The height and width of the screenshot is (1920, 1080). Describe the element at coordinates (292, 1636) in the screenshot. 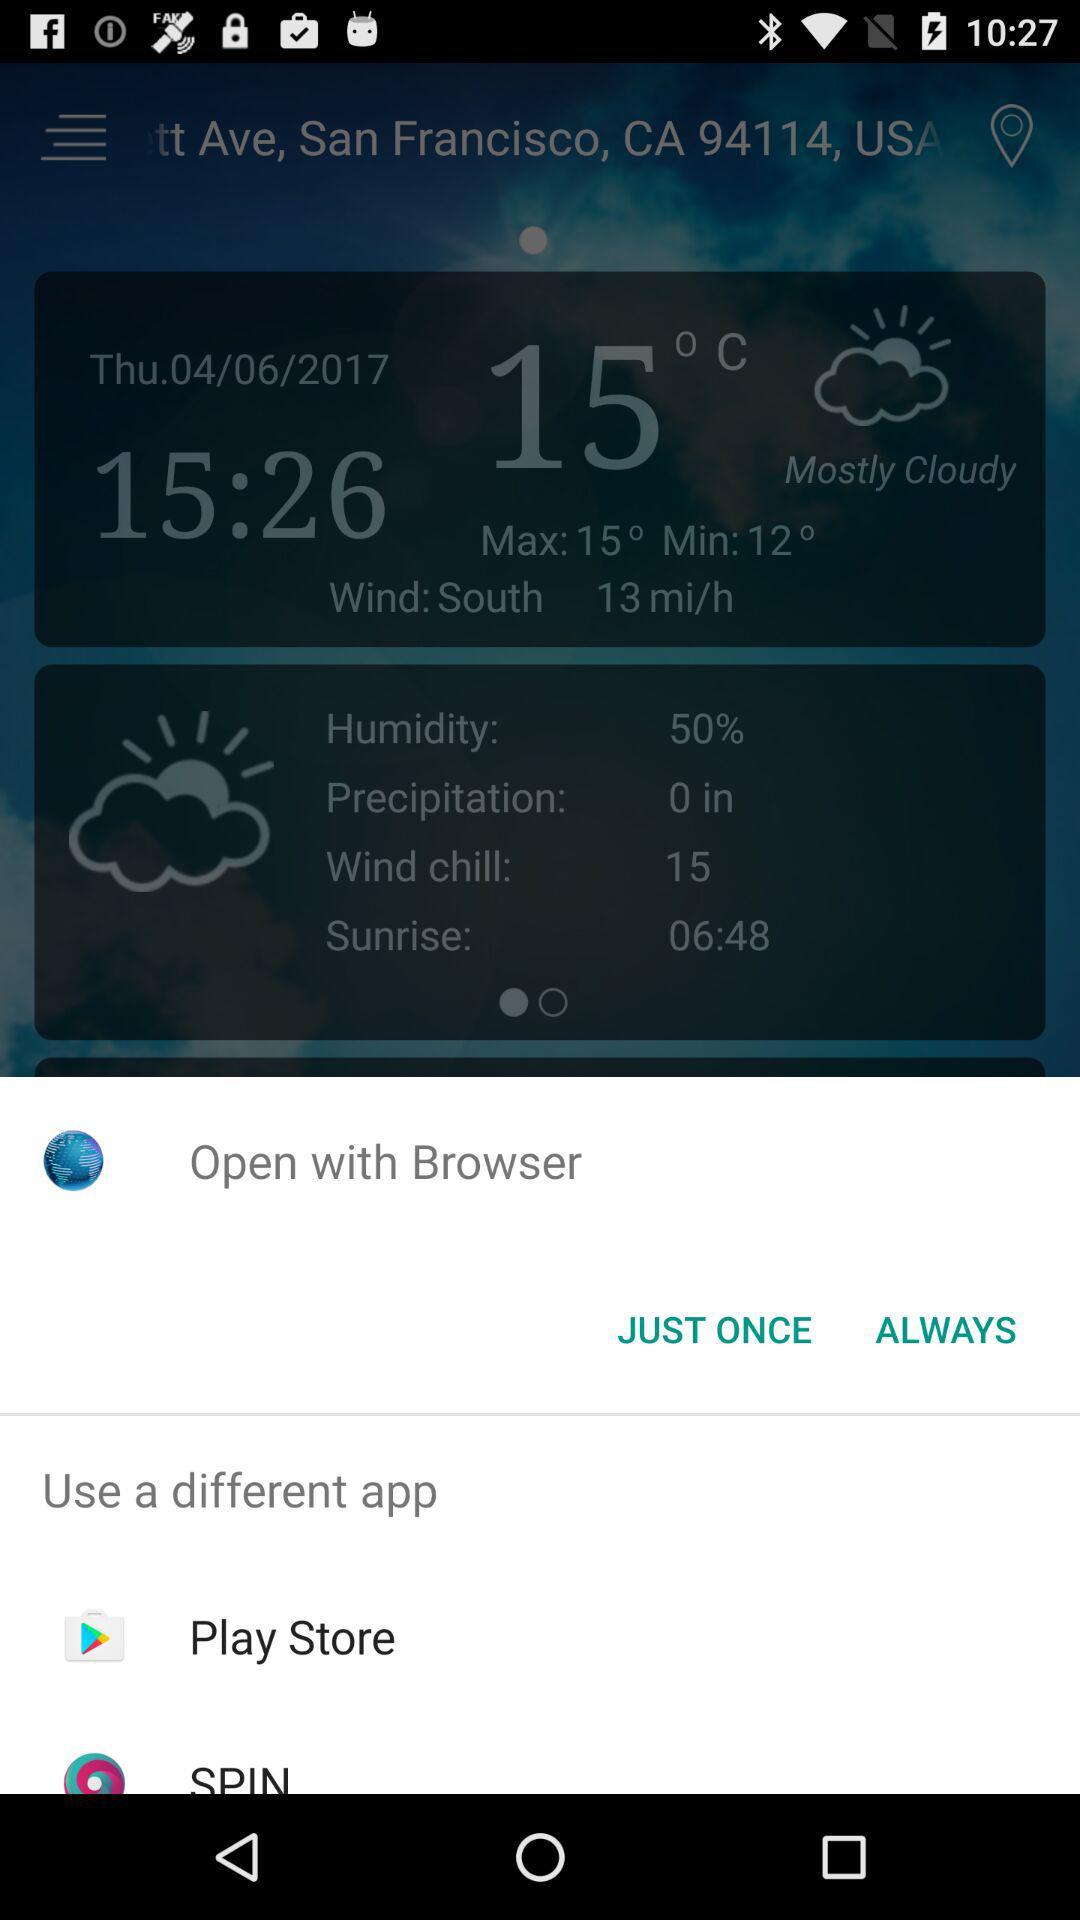

I see `the play store icon` at that location.